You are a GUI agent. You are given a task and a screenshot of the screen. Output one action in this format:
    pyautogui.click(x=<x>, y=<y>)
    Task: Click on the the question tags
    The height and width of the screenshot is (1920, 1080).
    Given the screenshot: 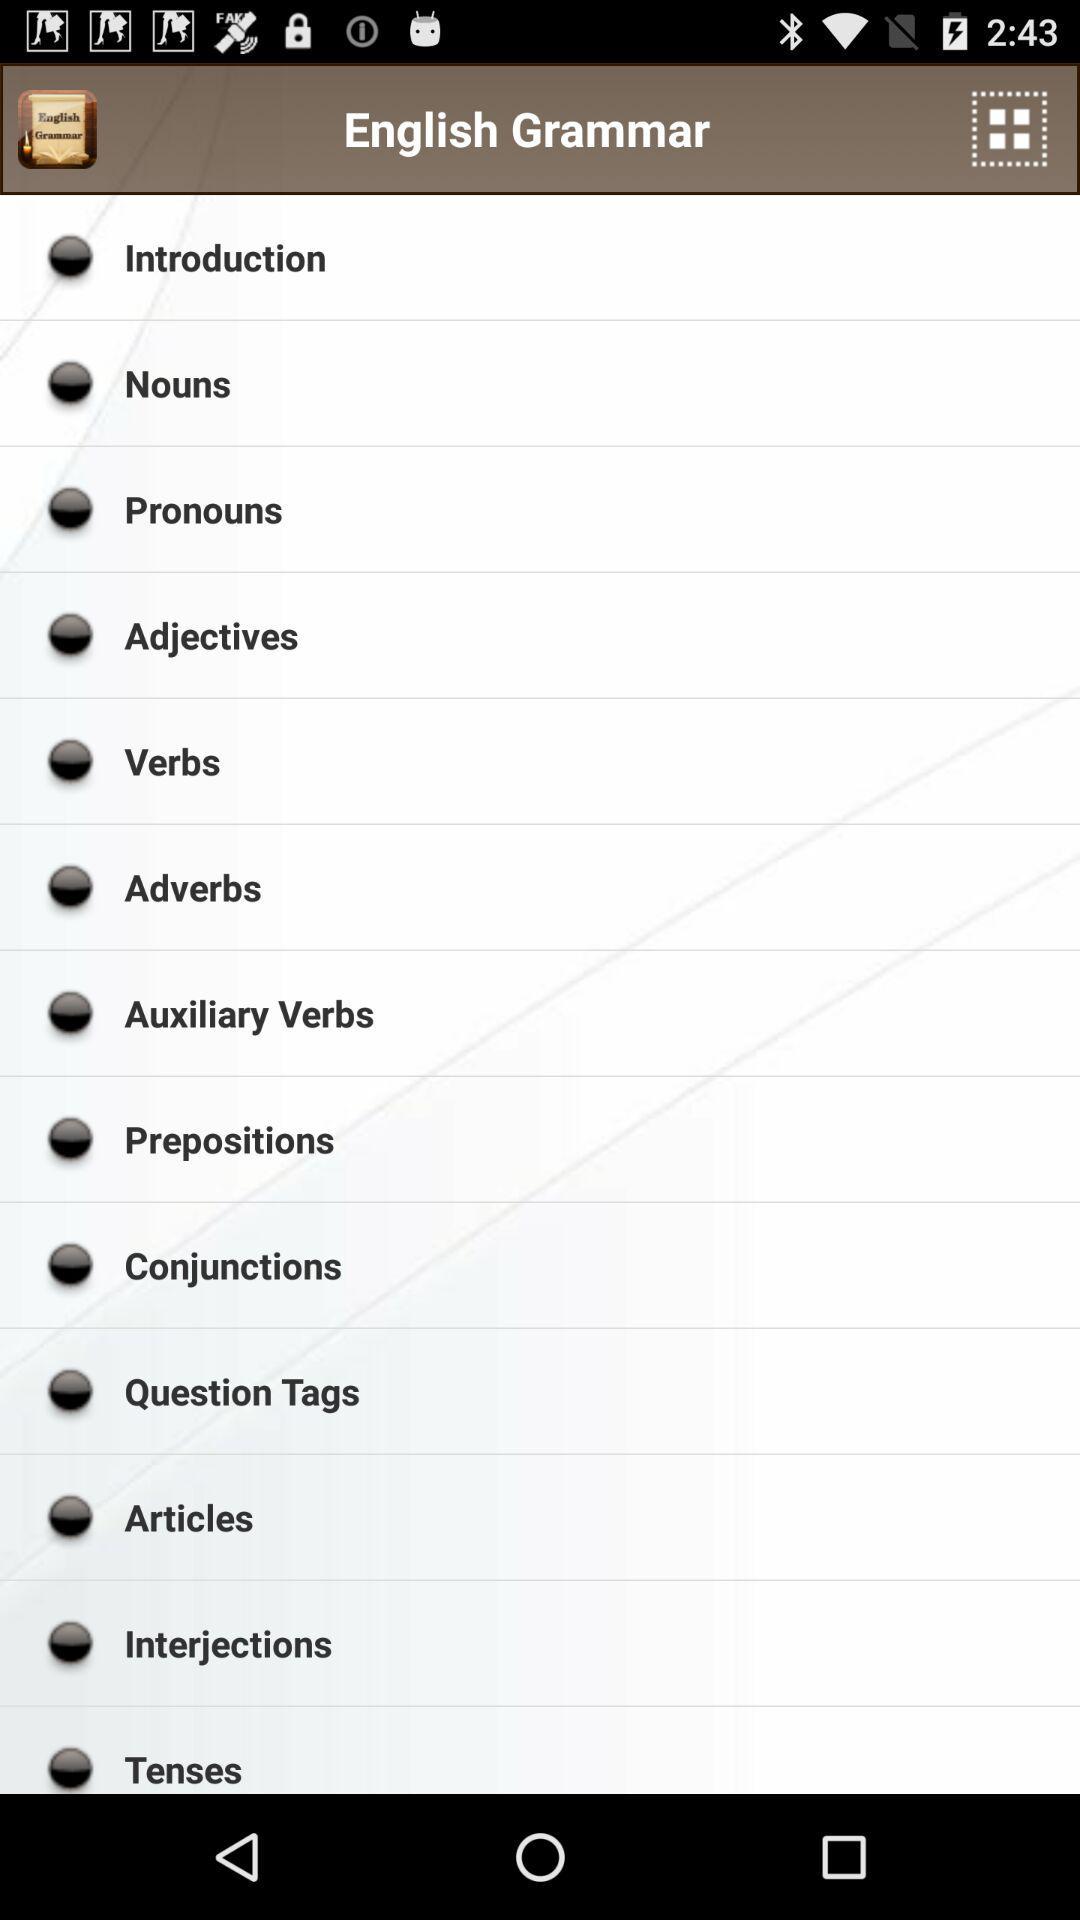 What is the action you would take?
    pyautogui.click(x=594, y=1390)
    